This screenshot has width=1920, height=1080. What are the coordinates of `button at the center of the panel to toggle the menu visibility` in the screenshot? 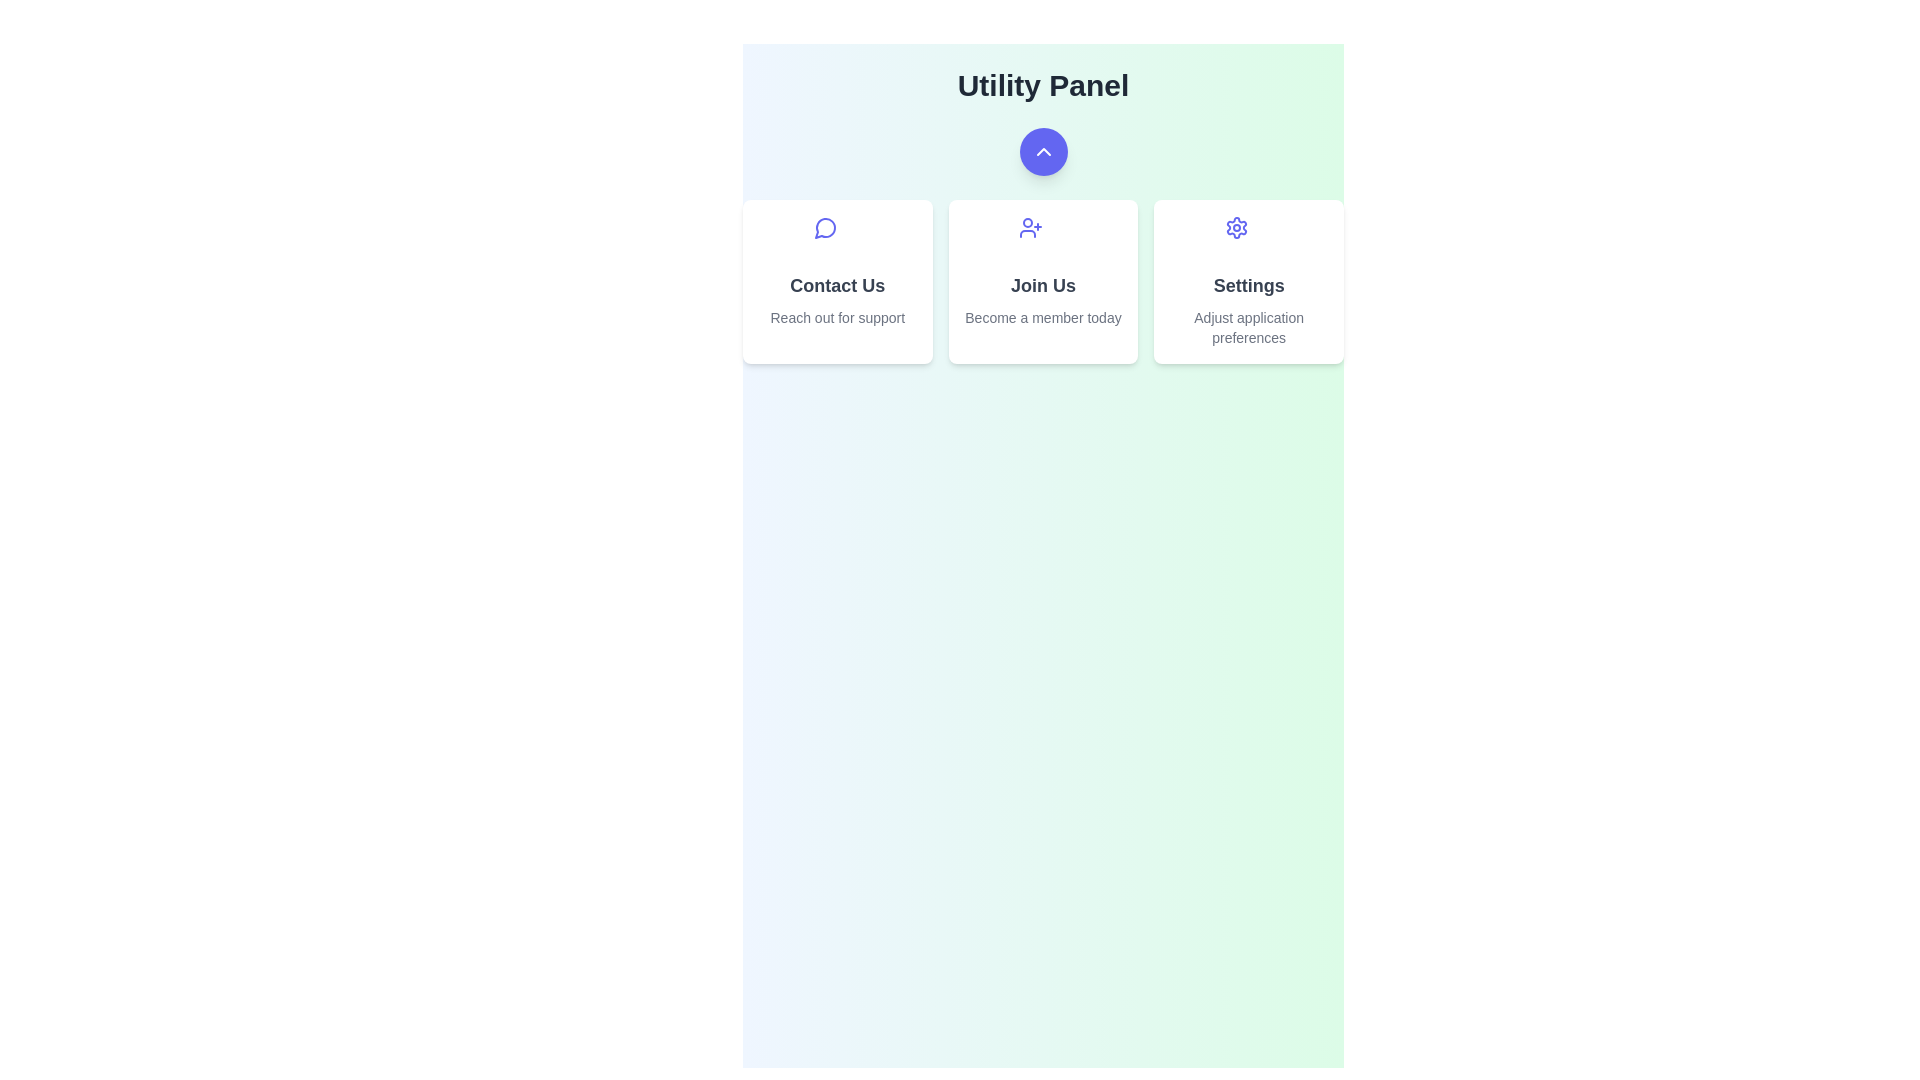 It's located at (1042, 150).